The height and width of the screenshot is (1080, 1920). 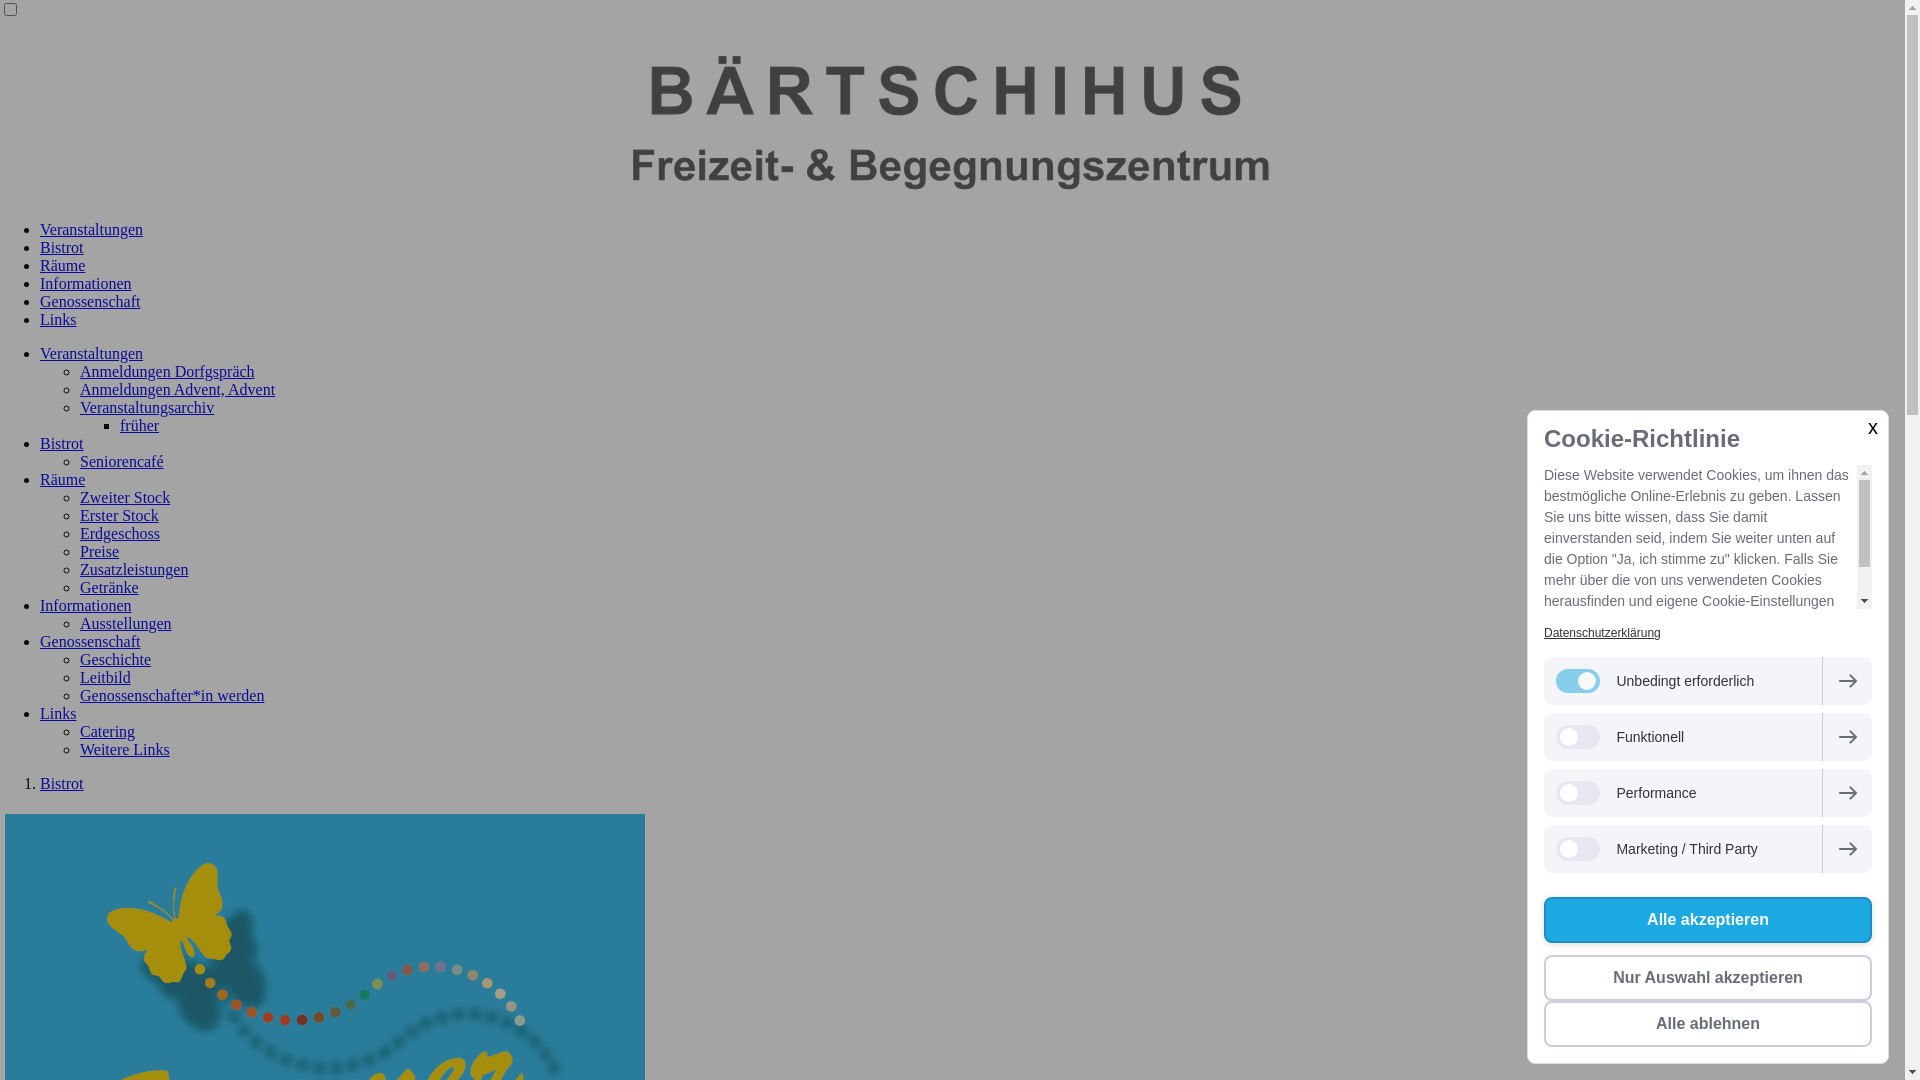 What do you see at coordinates (1707, 1023) in the screenshot?
I see `'Alle ablehnen'` at bounding box center [1707, 1023].